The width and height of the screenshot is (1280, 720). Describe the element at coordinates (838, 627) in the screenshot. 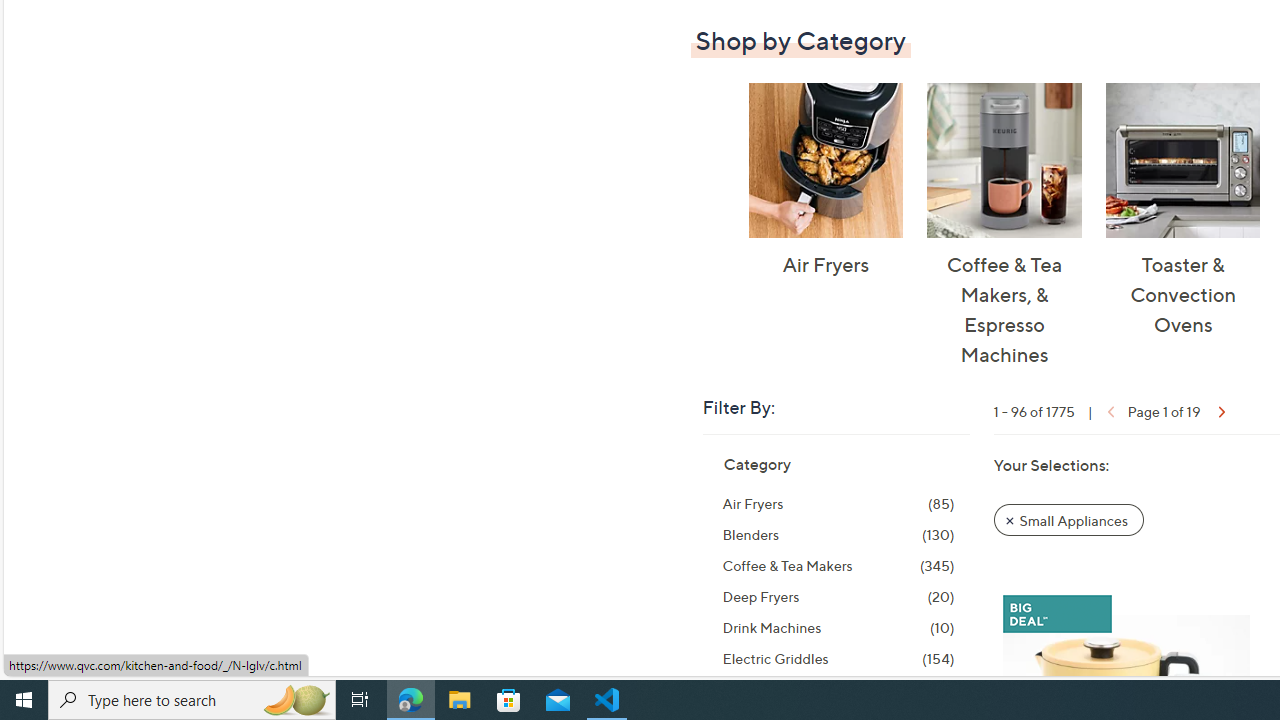

I see `'Drink Machines, 10 items'` at that location.